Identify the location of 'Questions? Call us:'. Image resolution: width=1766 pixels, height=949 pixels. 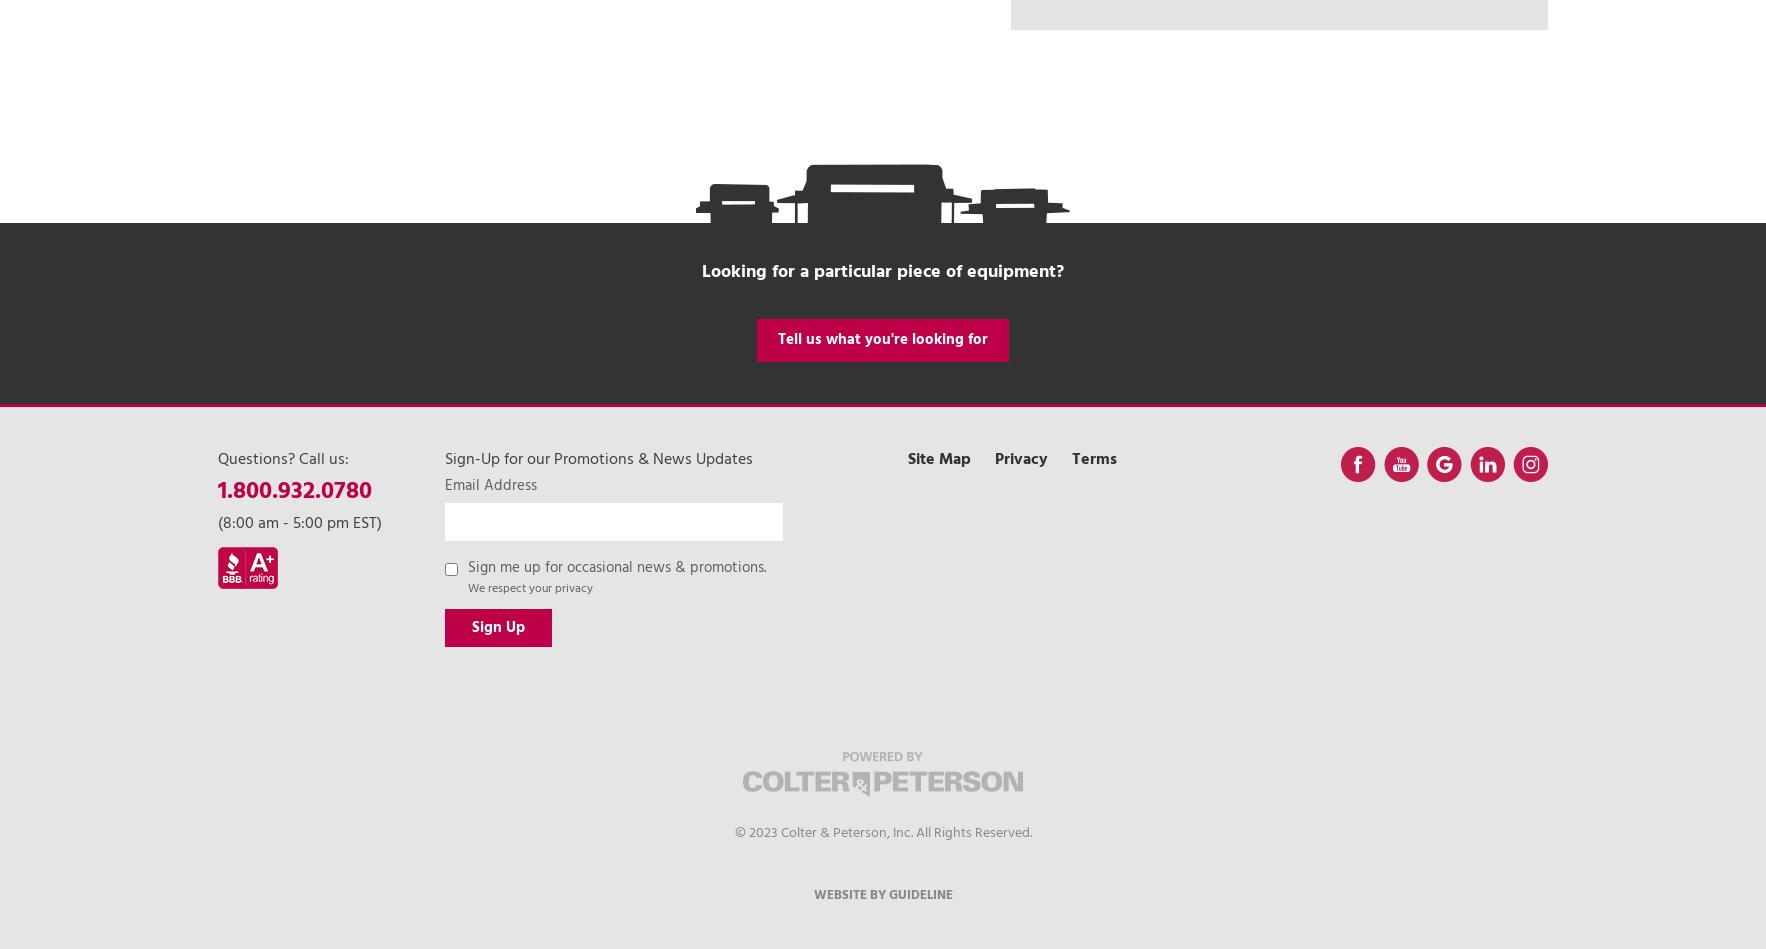
(282, 459).